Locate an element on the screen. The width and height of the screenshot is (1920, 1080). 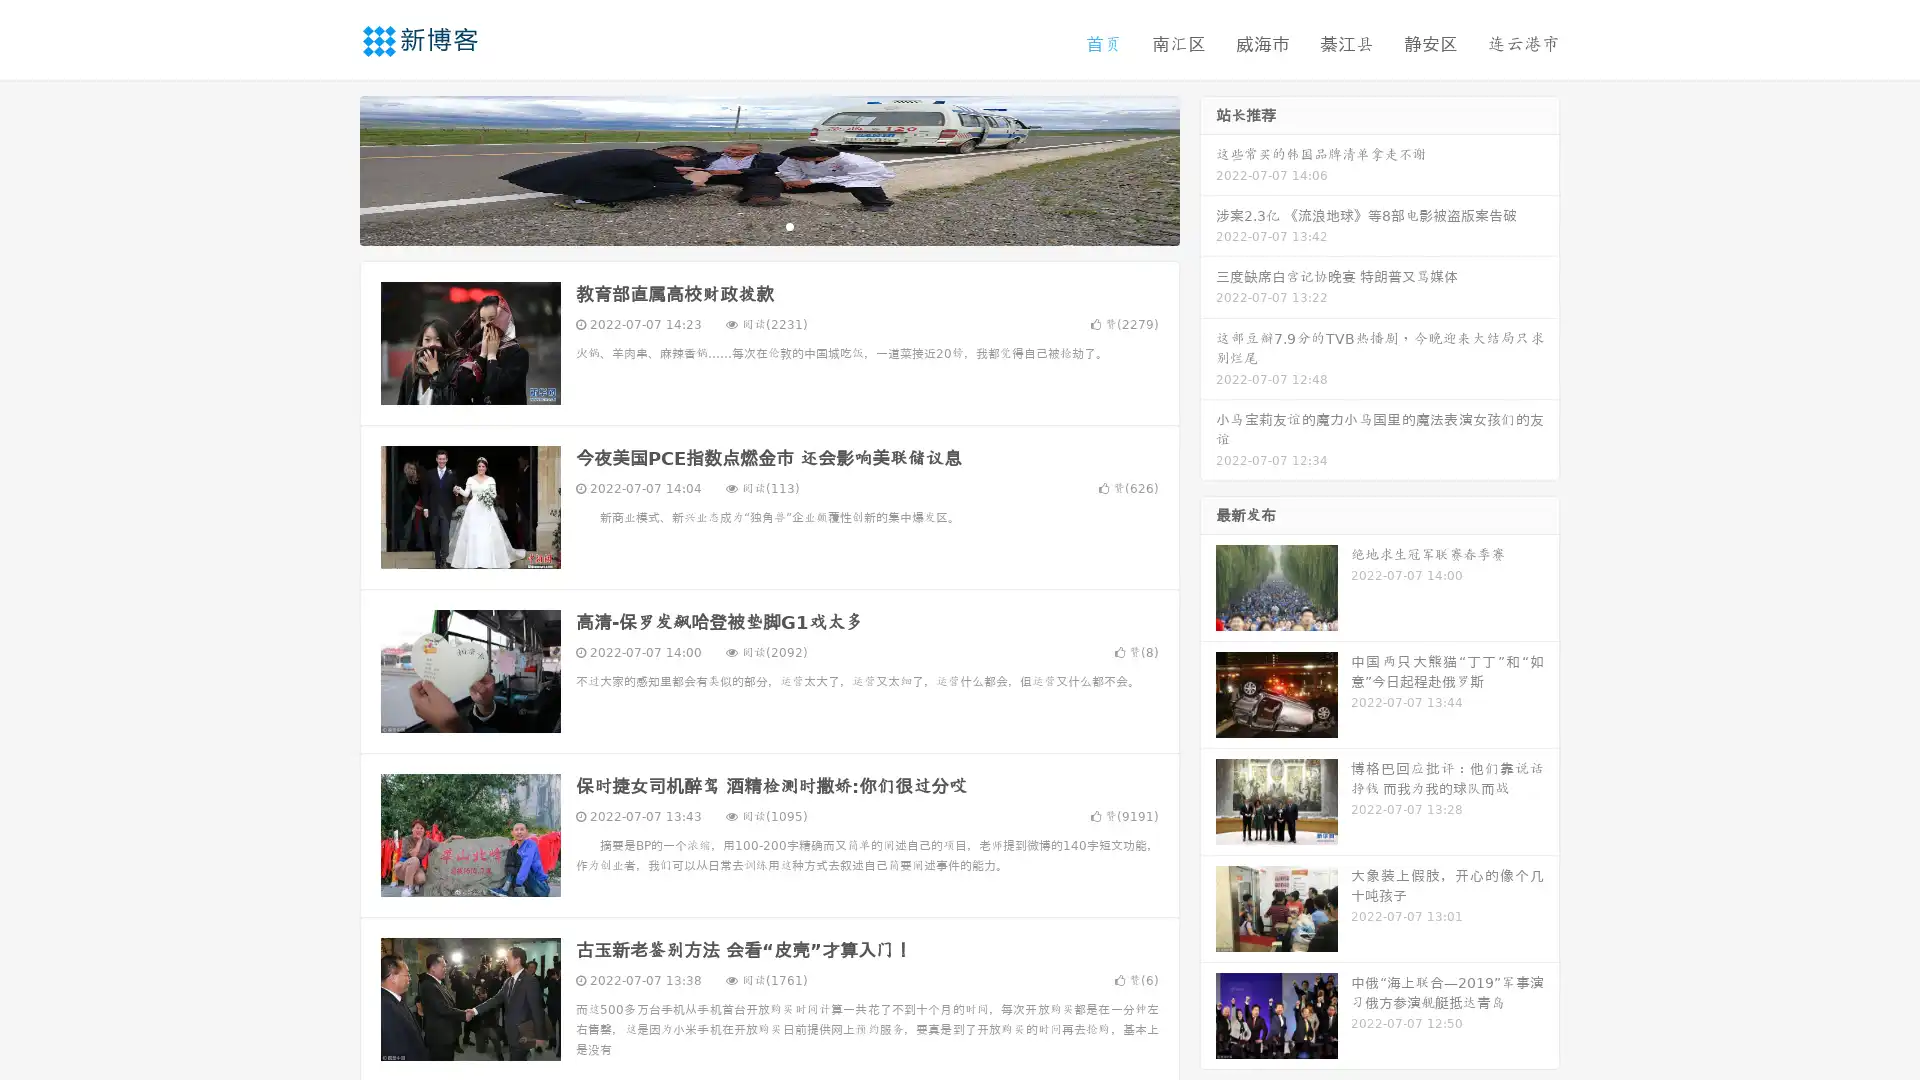
Go to slide 3 is located at coordinates (789, 225).